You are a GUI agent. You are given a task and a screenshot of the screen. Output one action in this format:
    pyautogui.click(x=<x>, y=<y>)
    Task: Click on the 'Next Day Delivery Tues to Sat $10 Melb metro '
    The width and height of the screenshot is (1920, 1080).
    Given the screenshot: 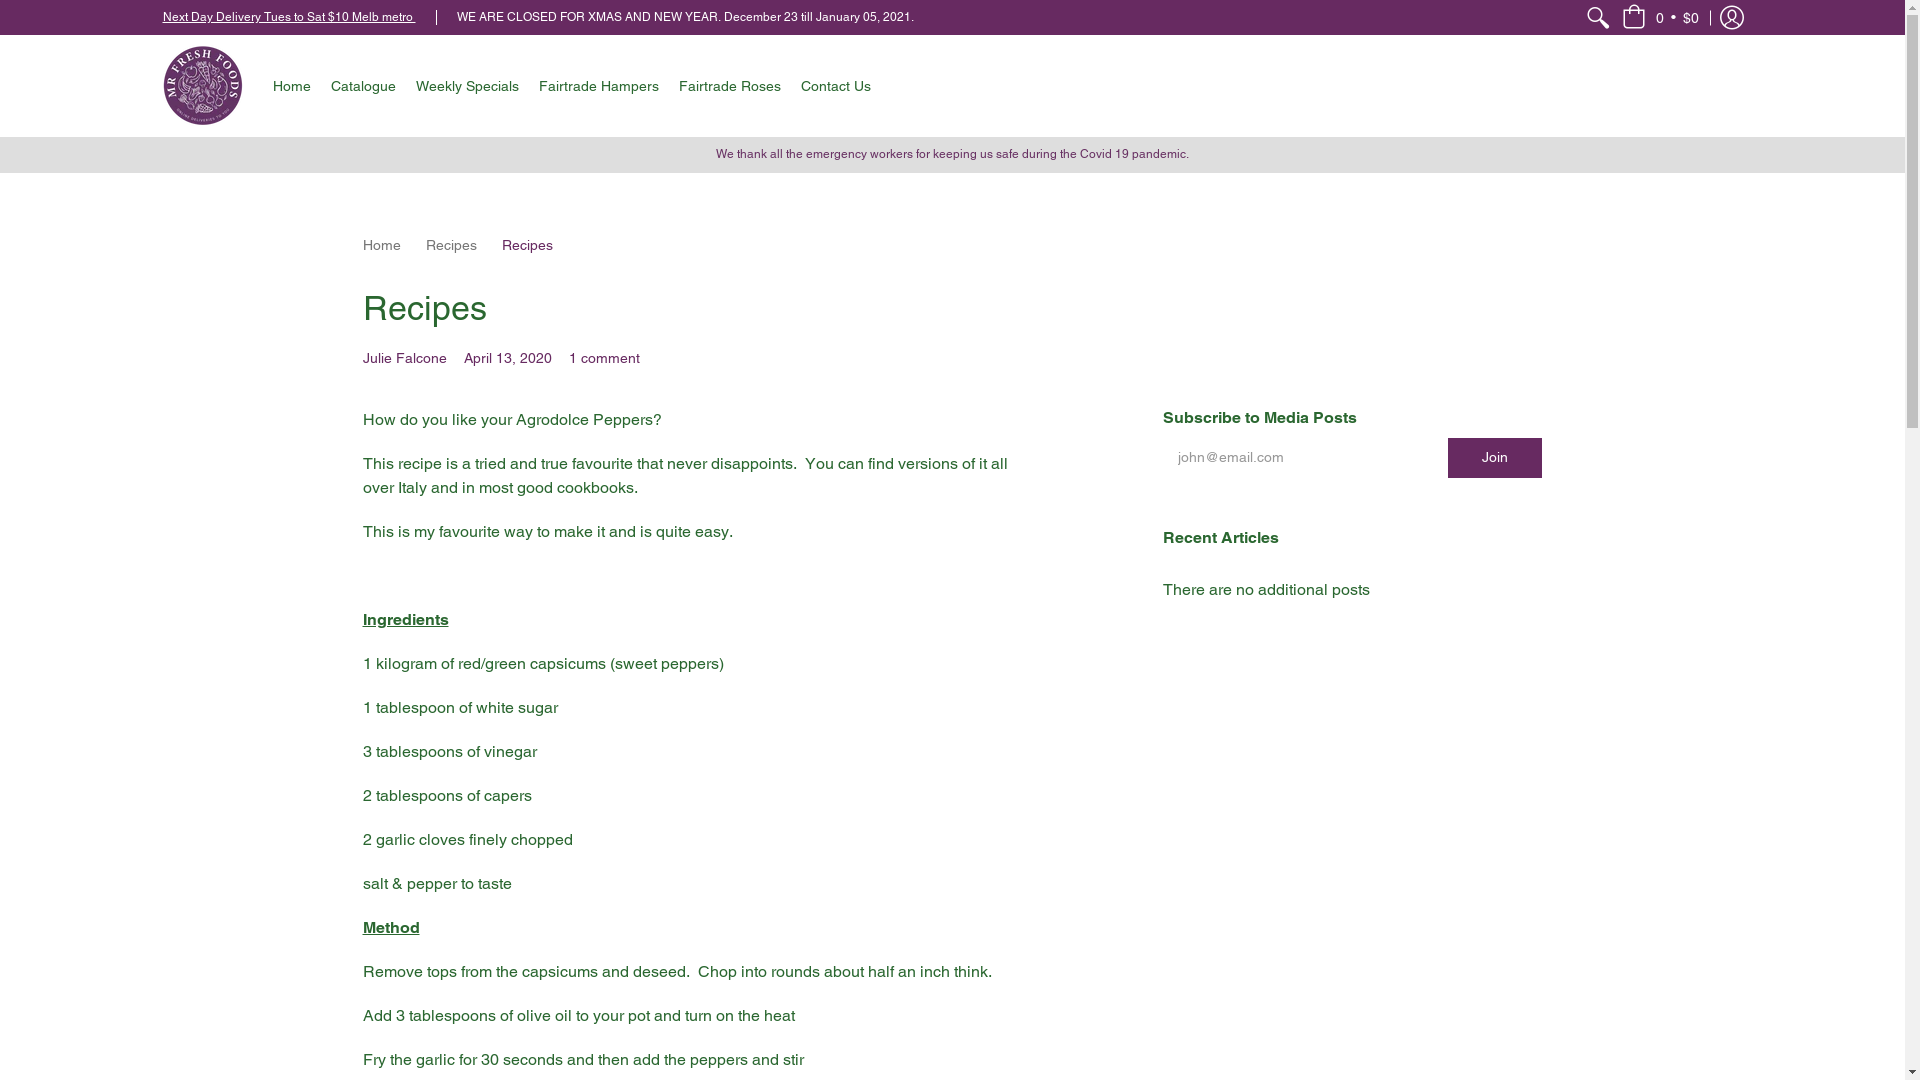 What is the action you would take?
    pyautogui.click(x=287, y=16)
    